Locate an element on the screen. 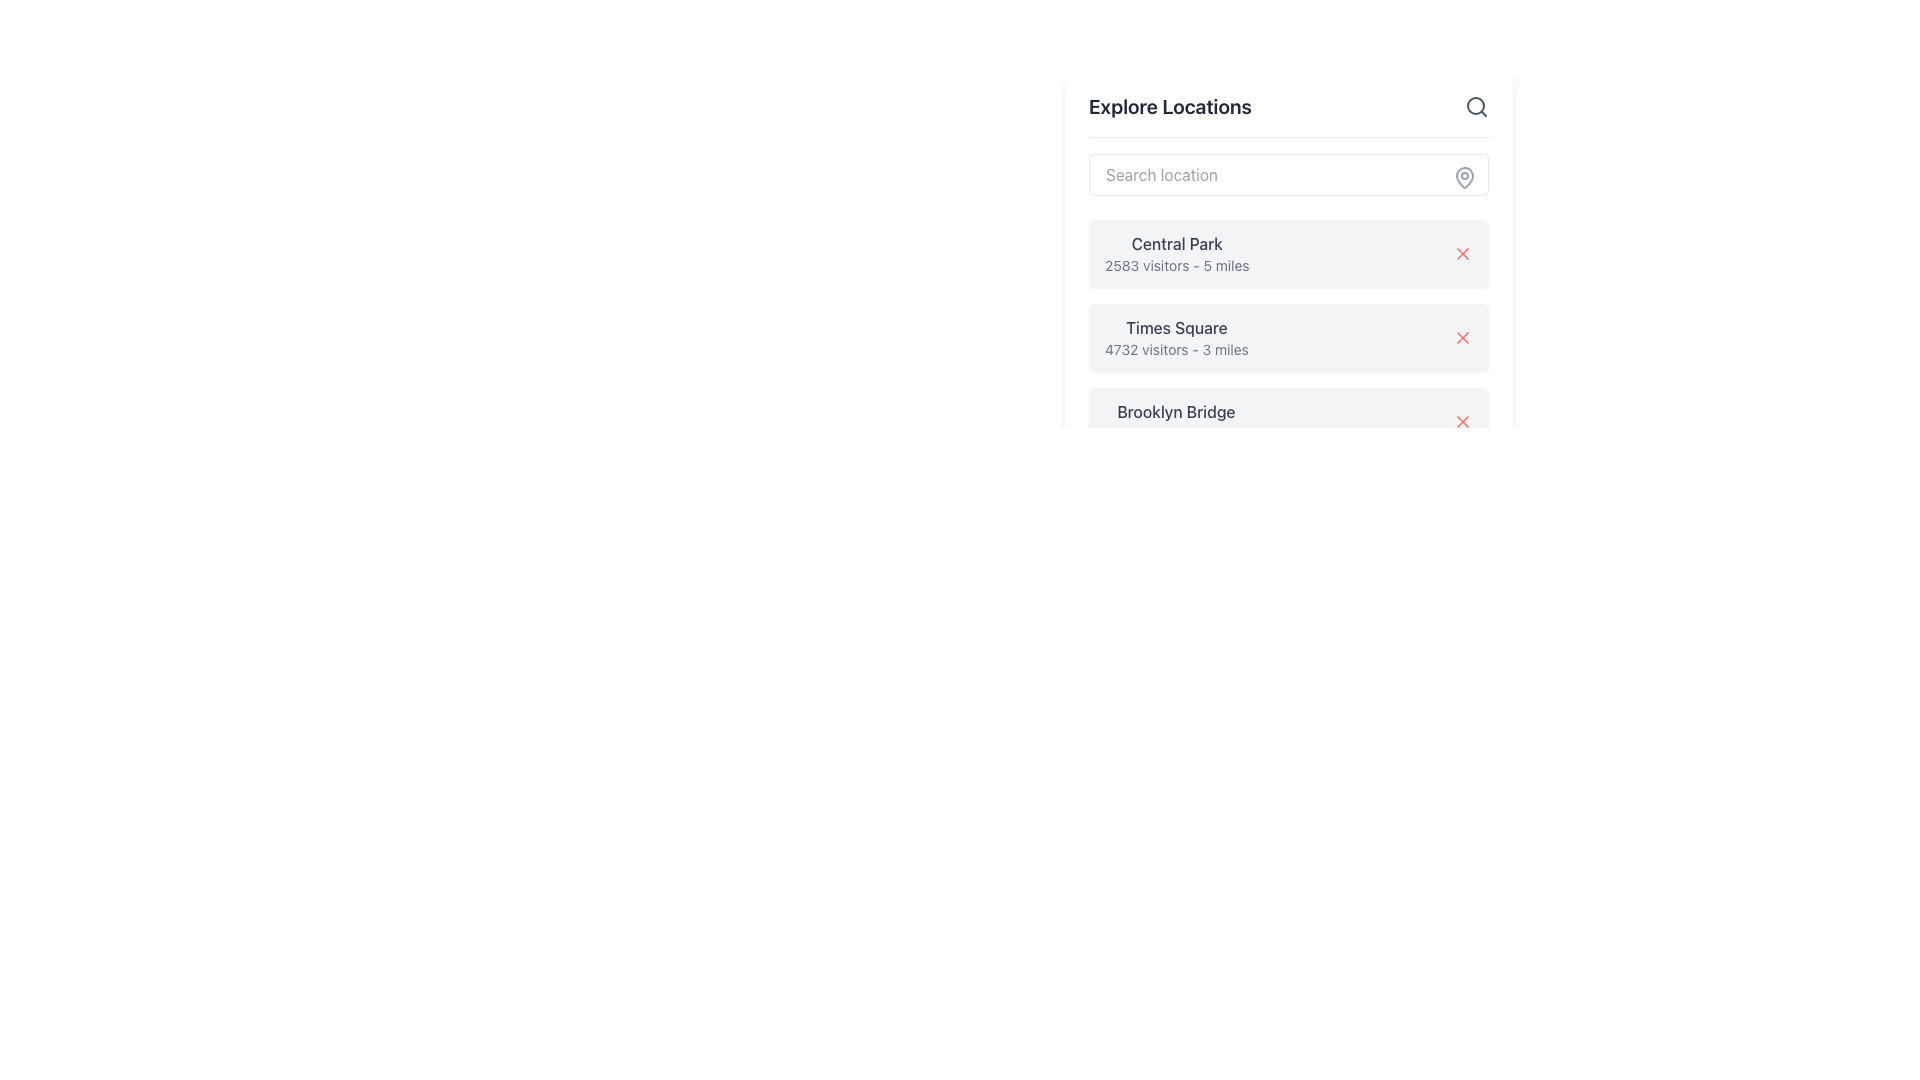 The height and width of the screenshot is (1080, 1920). the list item displaying 'Brooklyn Bridge' with a red 'X' icon, located in the right section of the interface is located at coordinates (1289, 420).